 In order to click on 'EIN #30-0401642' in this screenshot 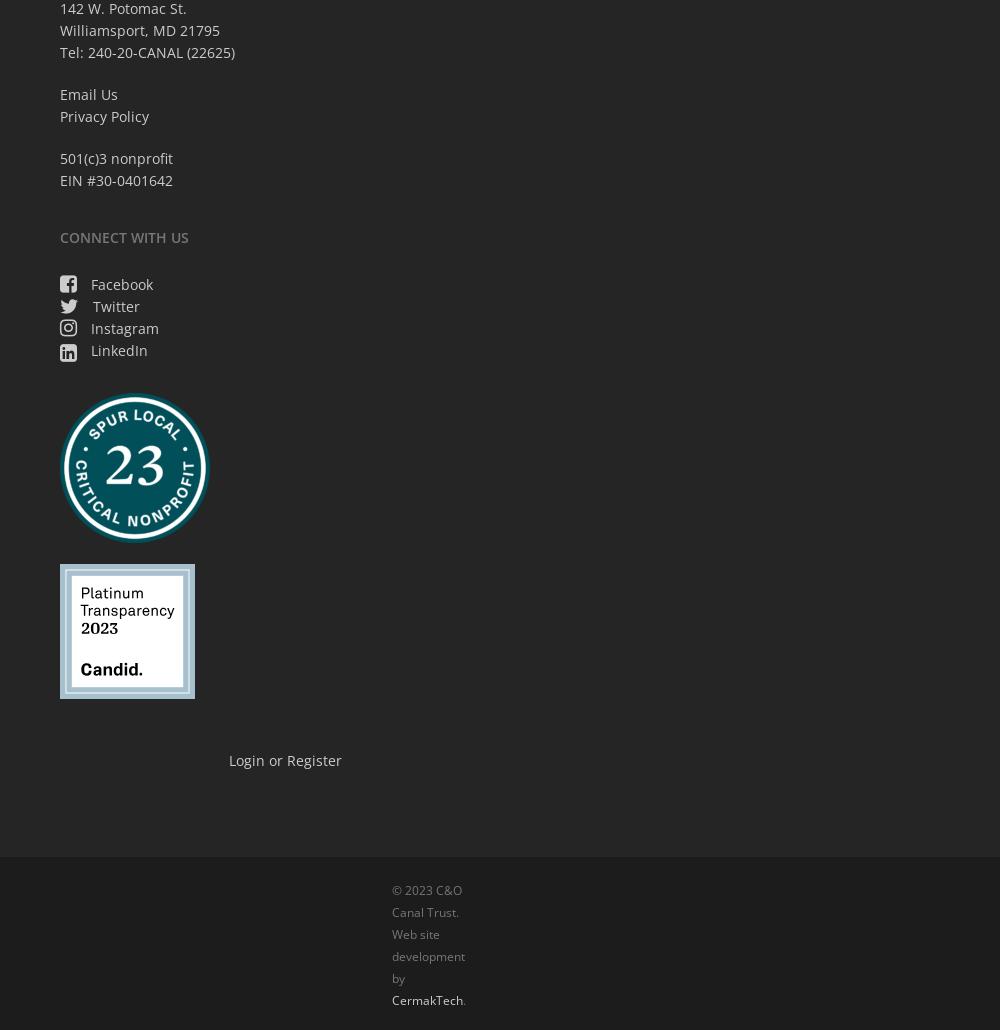, I will do `click(60, 179)`.